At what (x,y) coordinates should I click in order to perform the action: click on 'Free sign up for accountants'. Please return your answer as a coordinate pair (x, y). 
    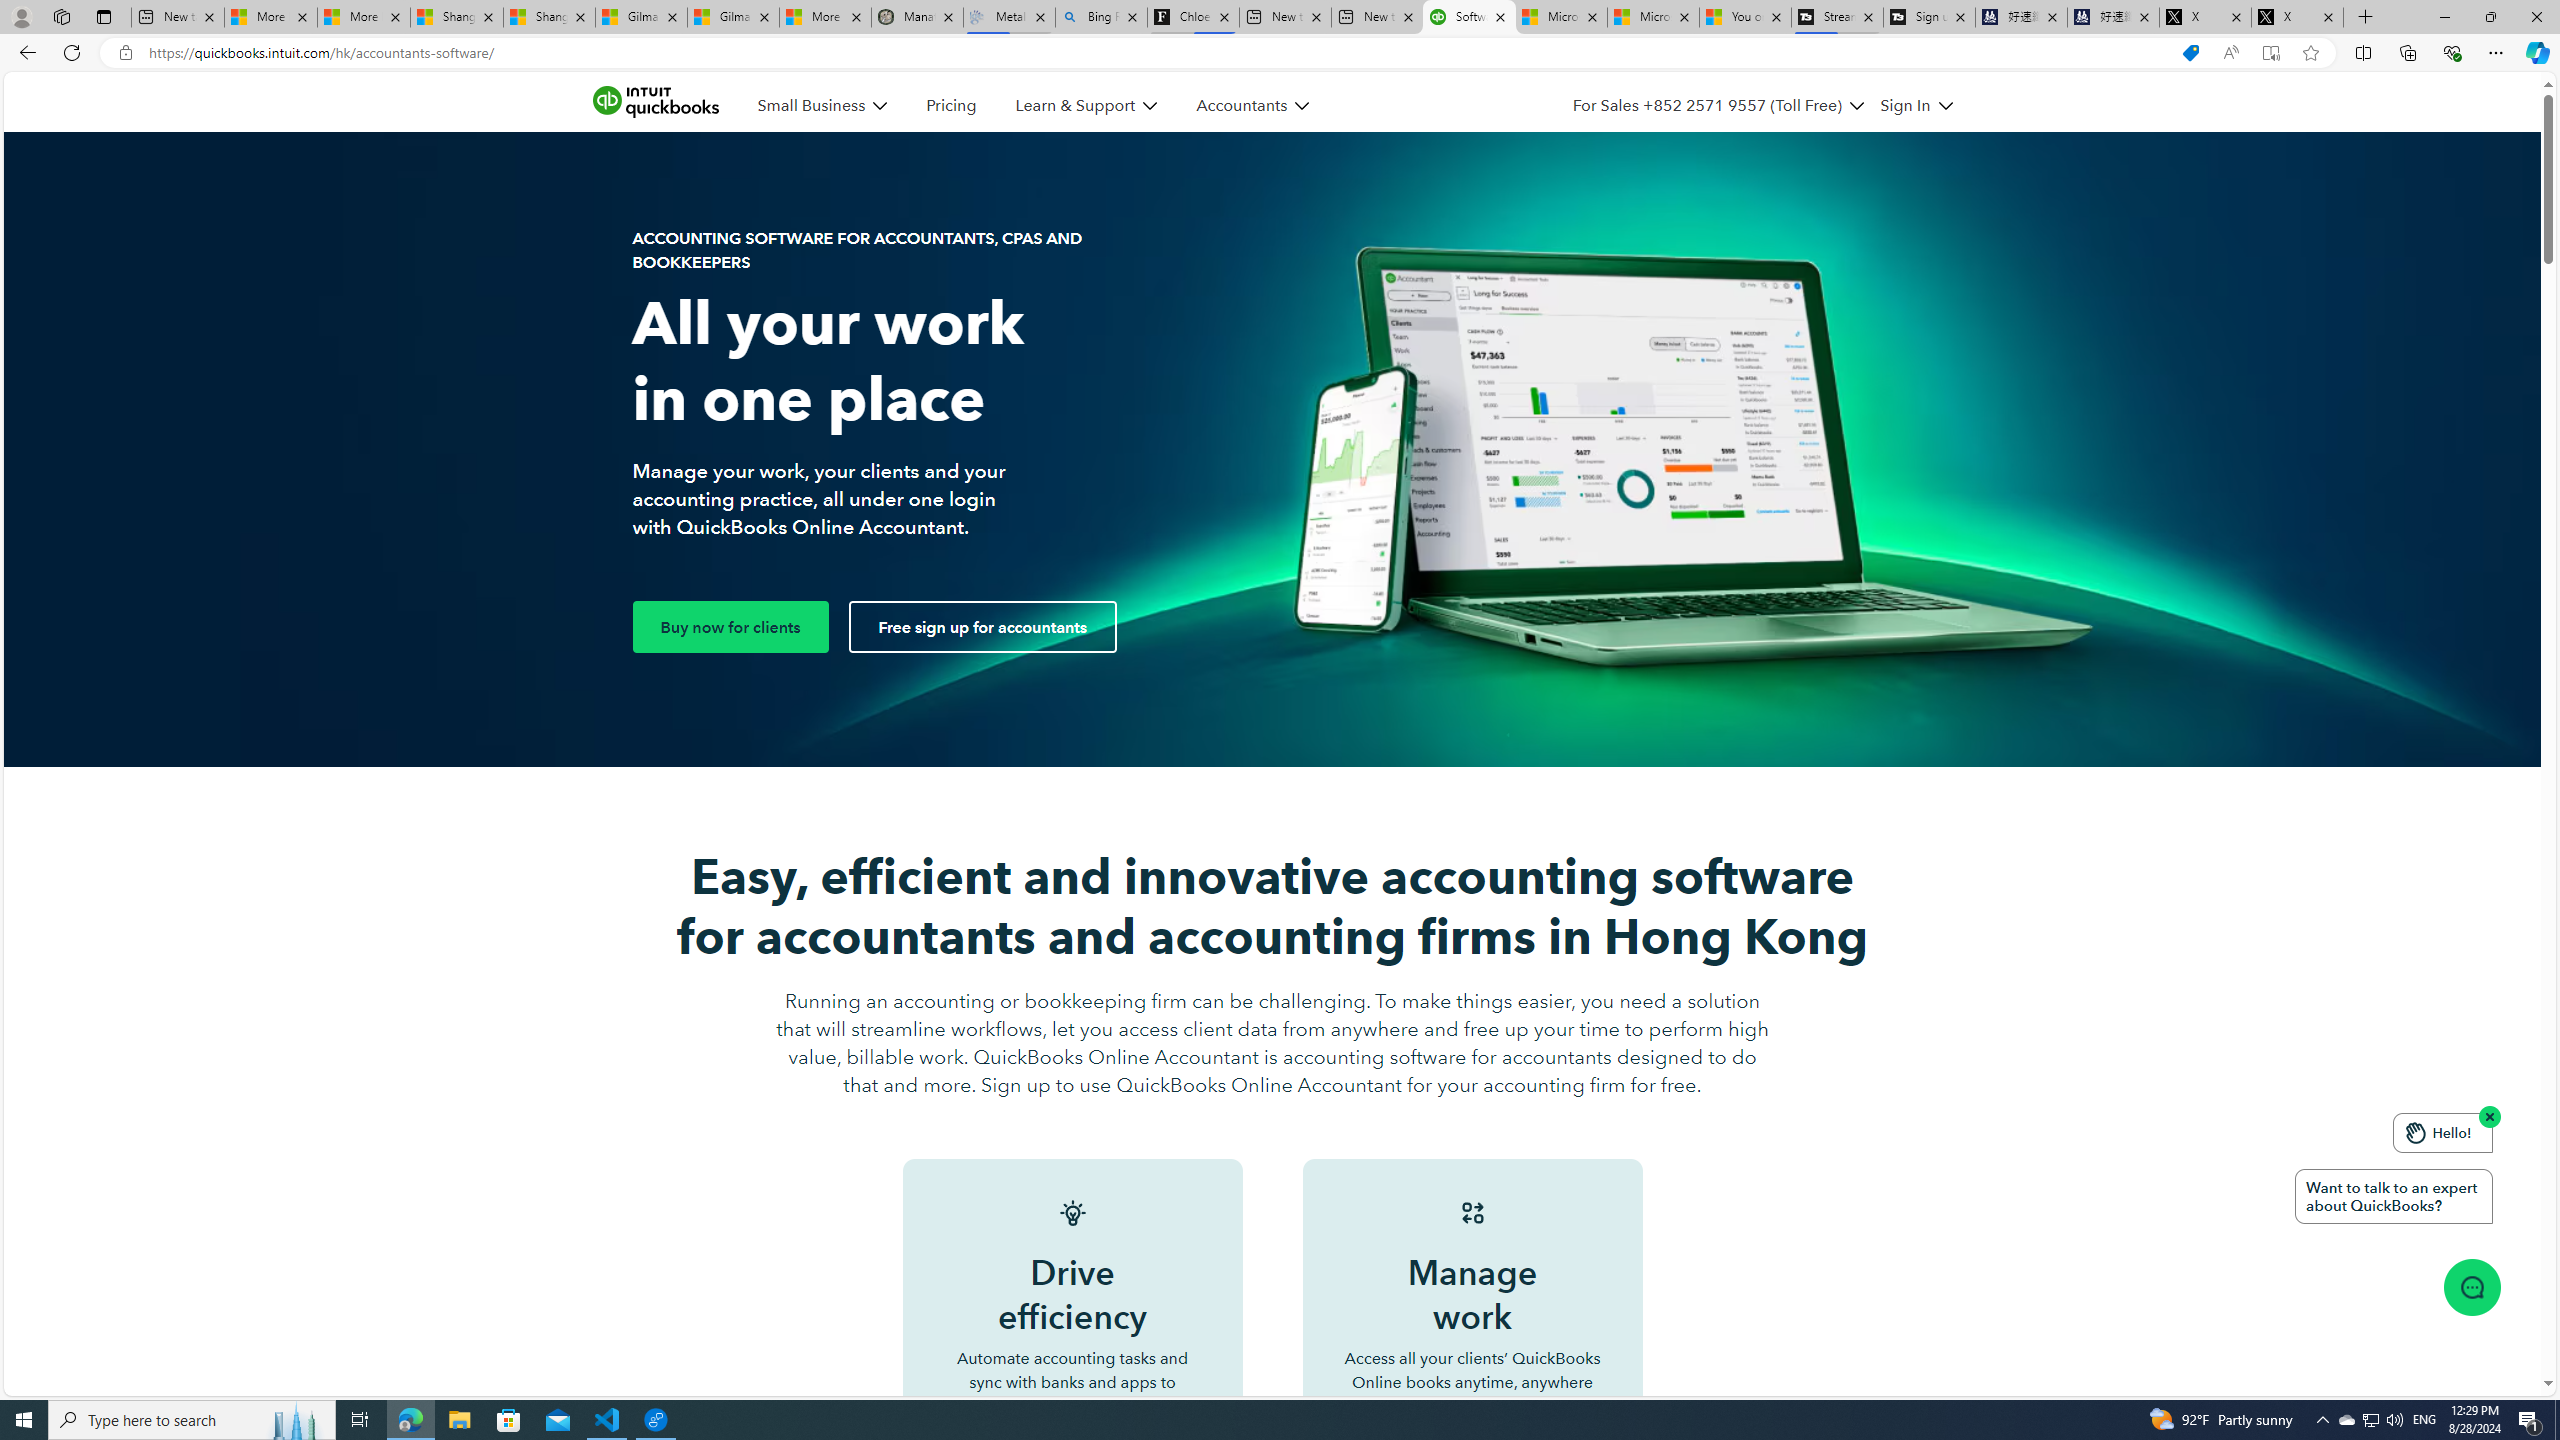
    Looking at the image, I should click on (981, 627).